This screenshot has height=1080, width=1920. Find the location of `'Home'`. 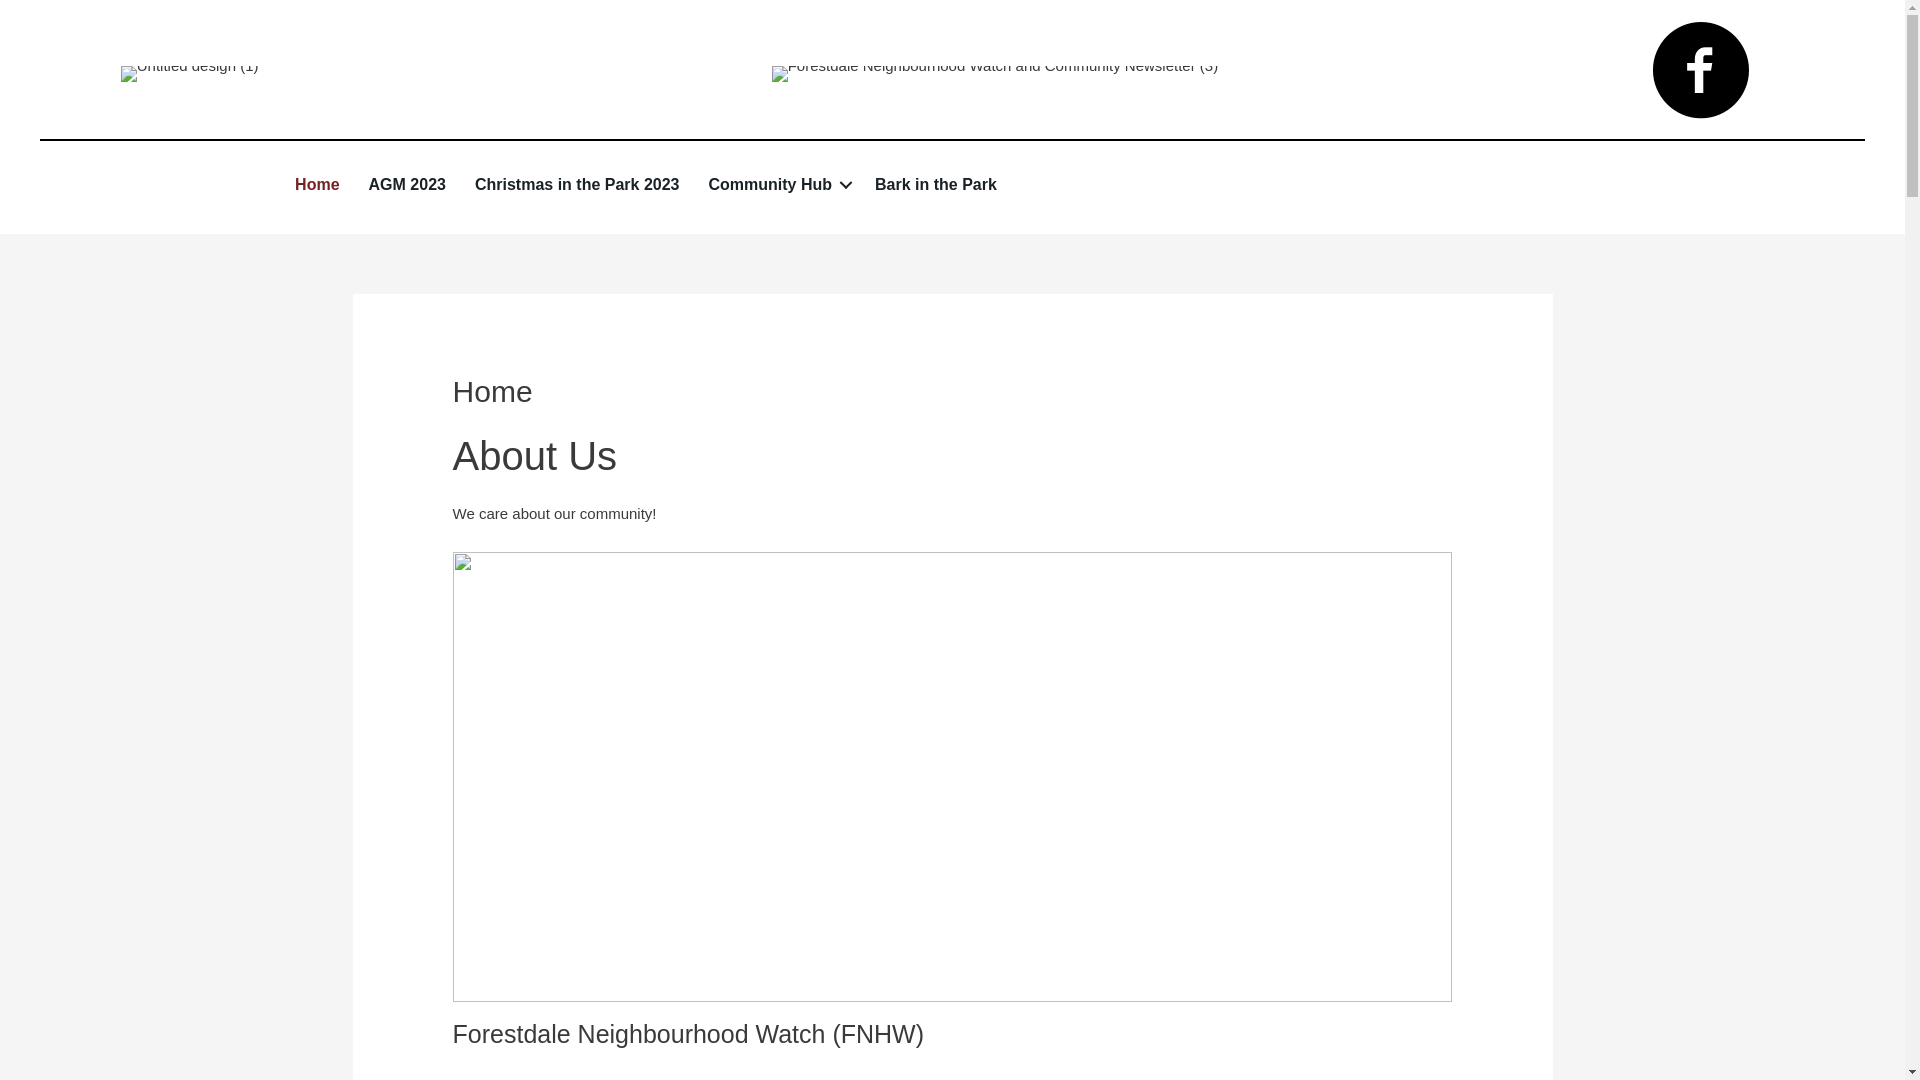

'Home' is located at coordinates (280, 185).